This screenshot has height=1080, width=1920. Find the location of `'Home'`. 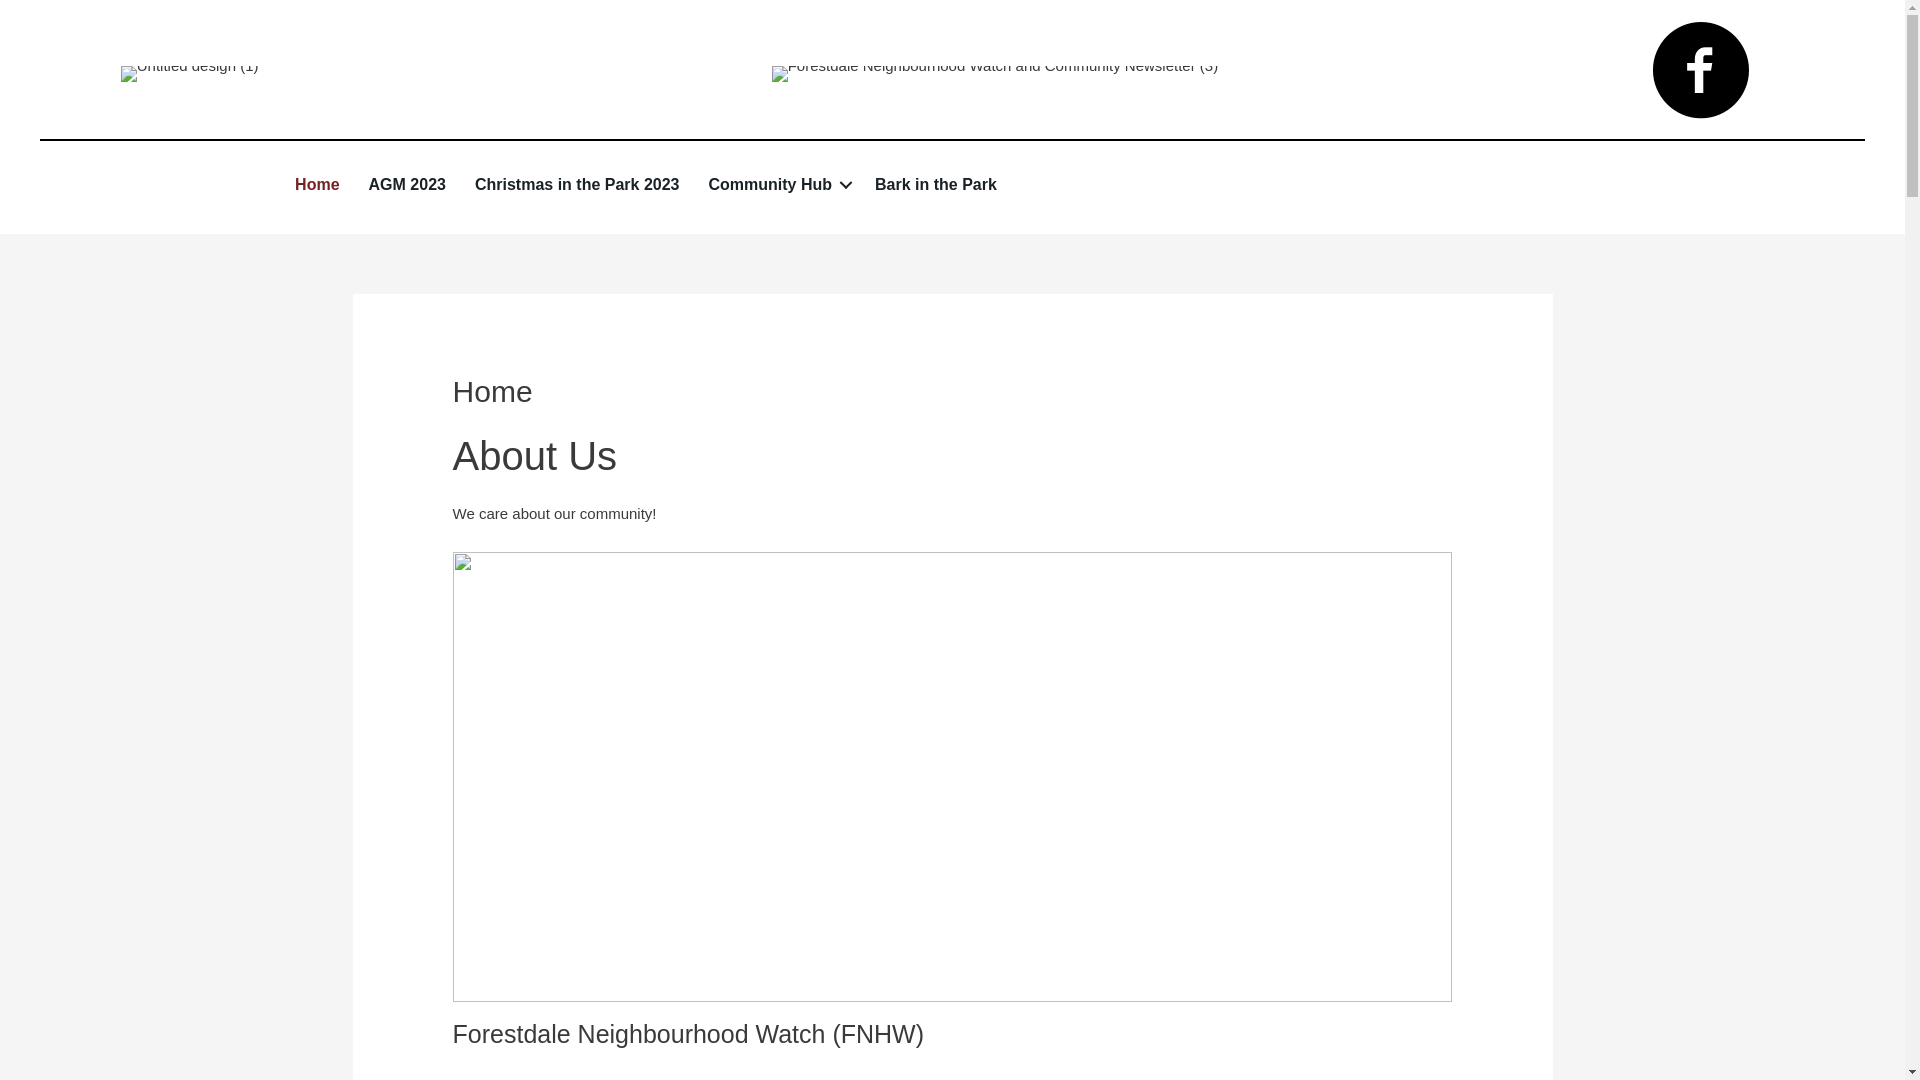

'Home' is located at coordinates (280, 185).